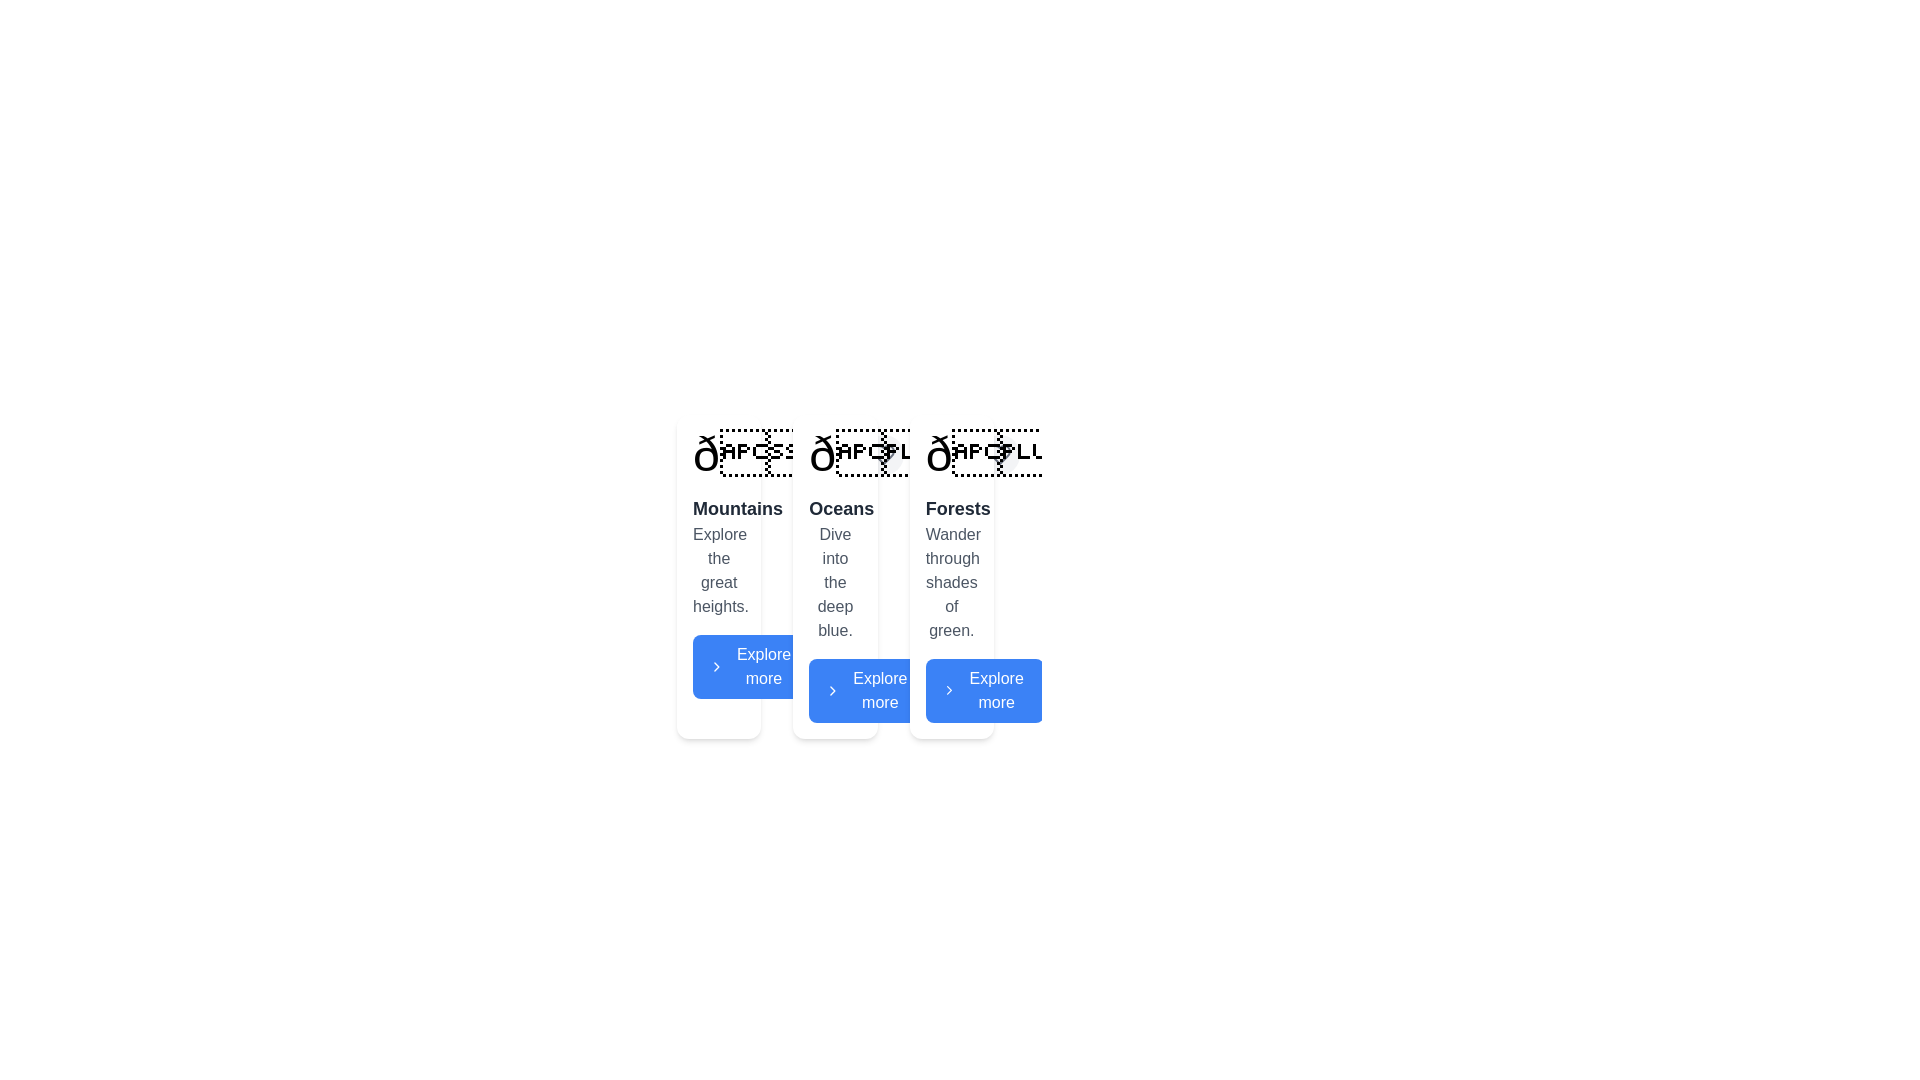  I want to click on the small heart-shaped icon located at the top-center of the 'Forests' card, which is the third card in a horizontally aligned list of three cards, so click(999, 455).